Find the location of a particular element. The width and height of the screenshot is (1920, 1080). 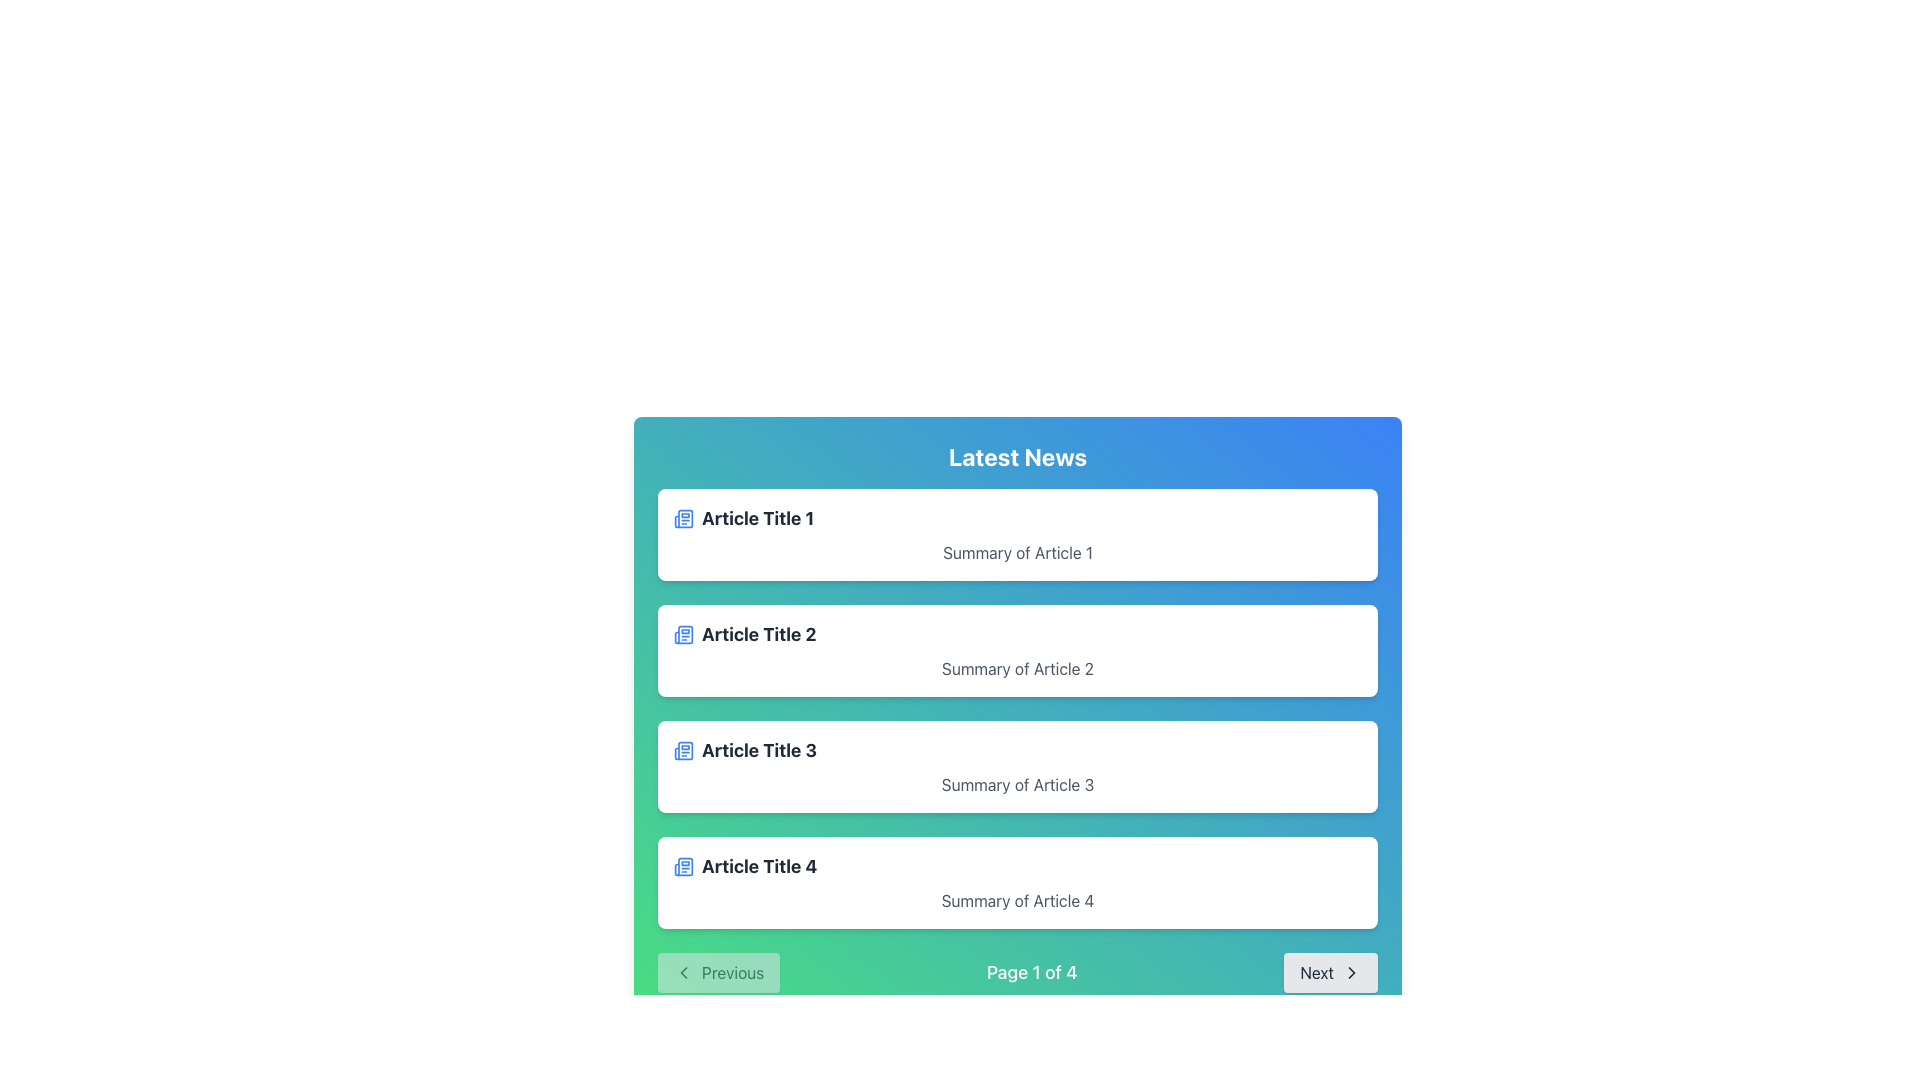

the 'Previous' button icon located at the bottom-left corner of the interface, which allows the user is located at coordinates (684, 971).